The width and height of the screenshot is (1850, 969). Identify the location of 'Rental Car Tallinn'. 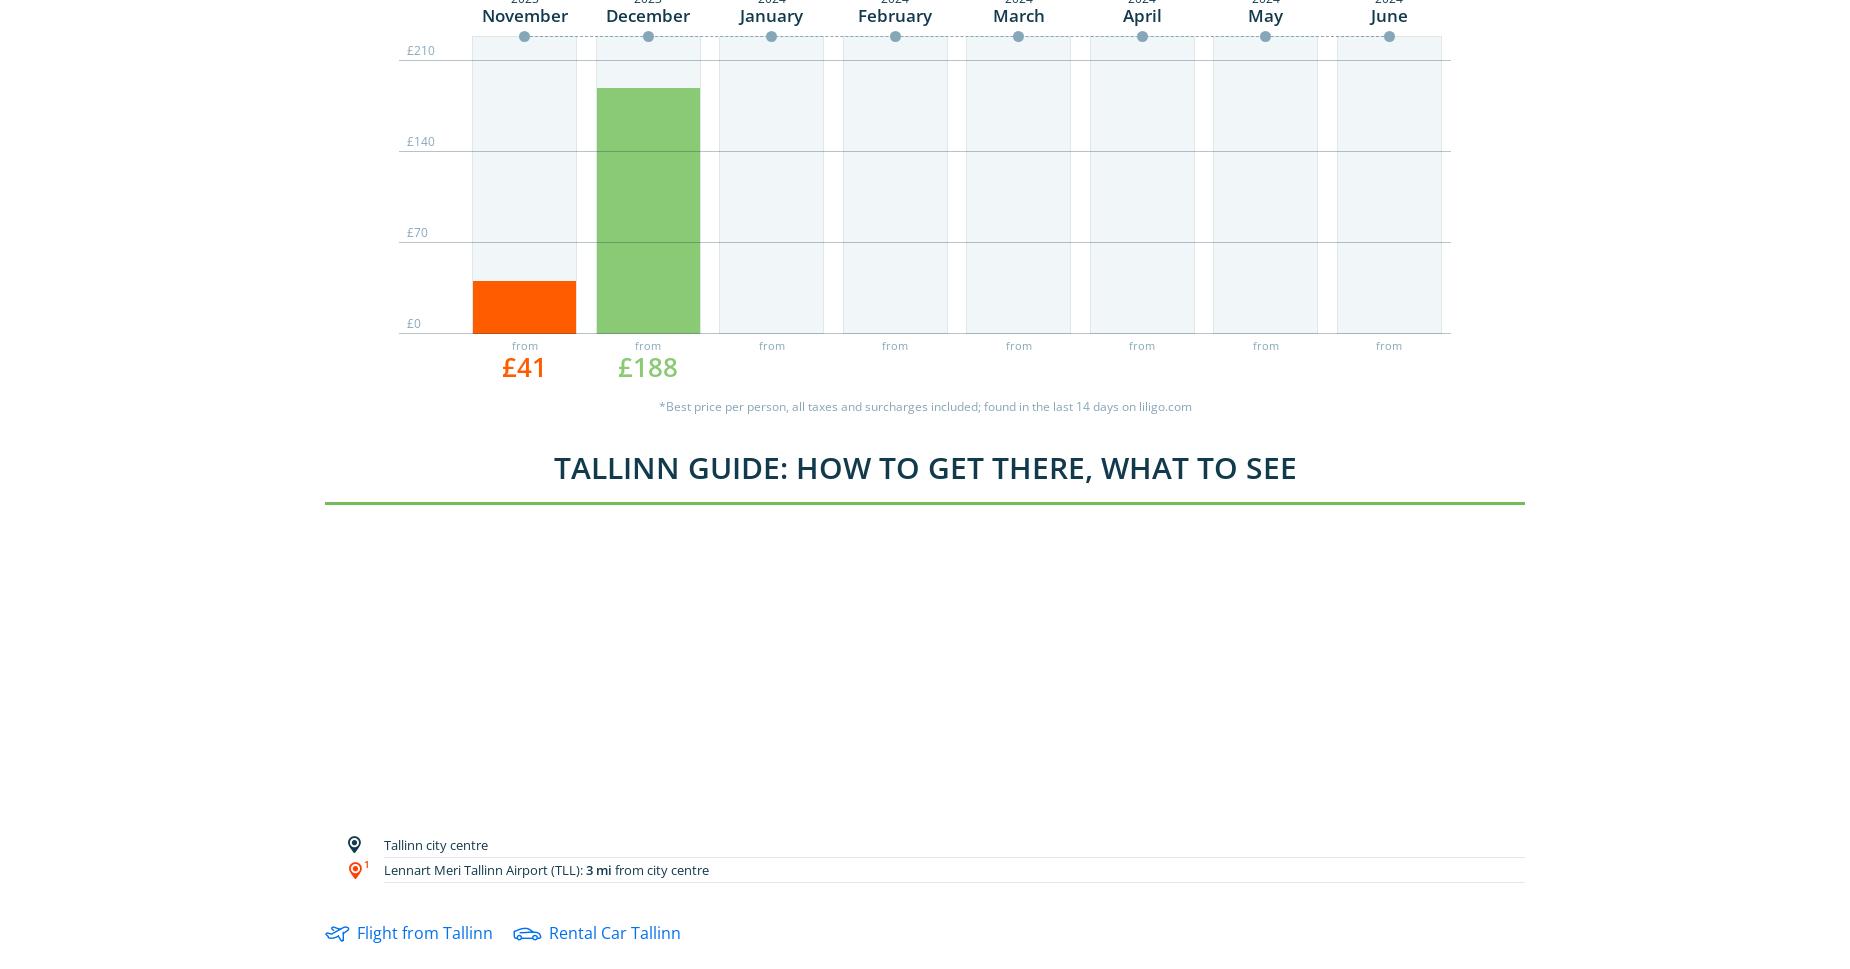
(614, 930).